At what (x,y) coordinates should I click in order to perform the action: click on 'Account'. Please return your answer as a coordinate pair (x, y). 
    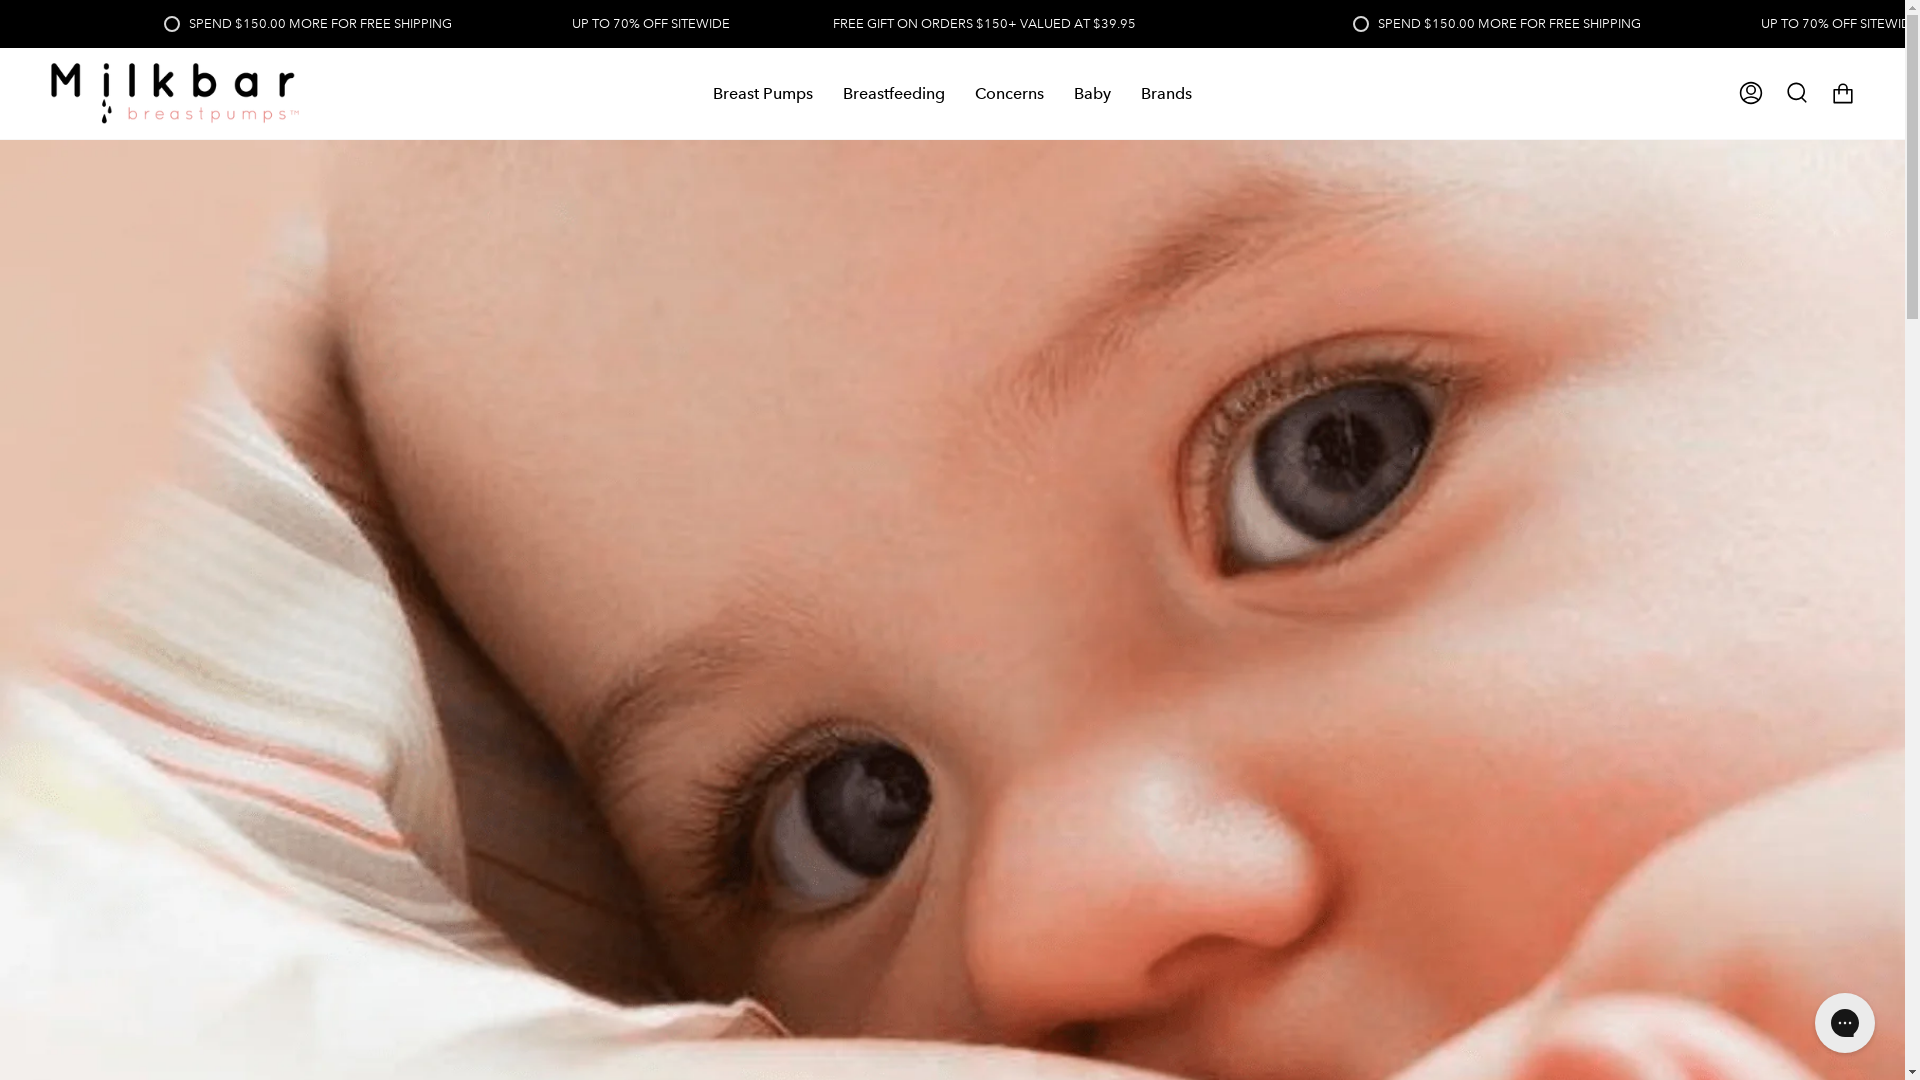
    Looking at the image, I should click on (1750, 93).